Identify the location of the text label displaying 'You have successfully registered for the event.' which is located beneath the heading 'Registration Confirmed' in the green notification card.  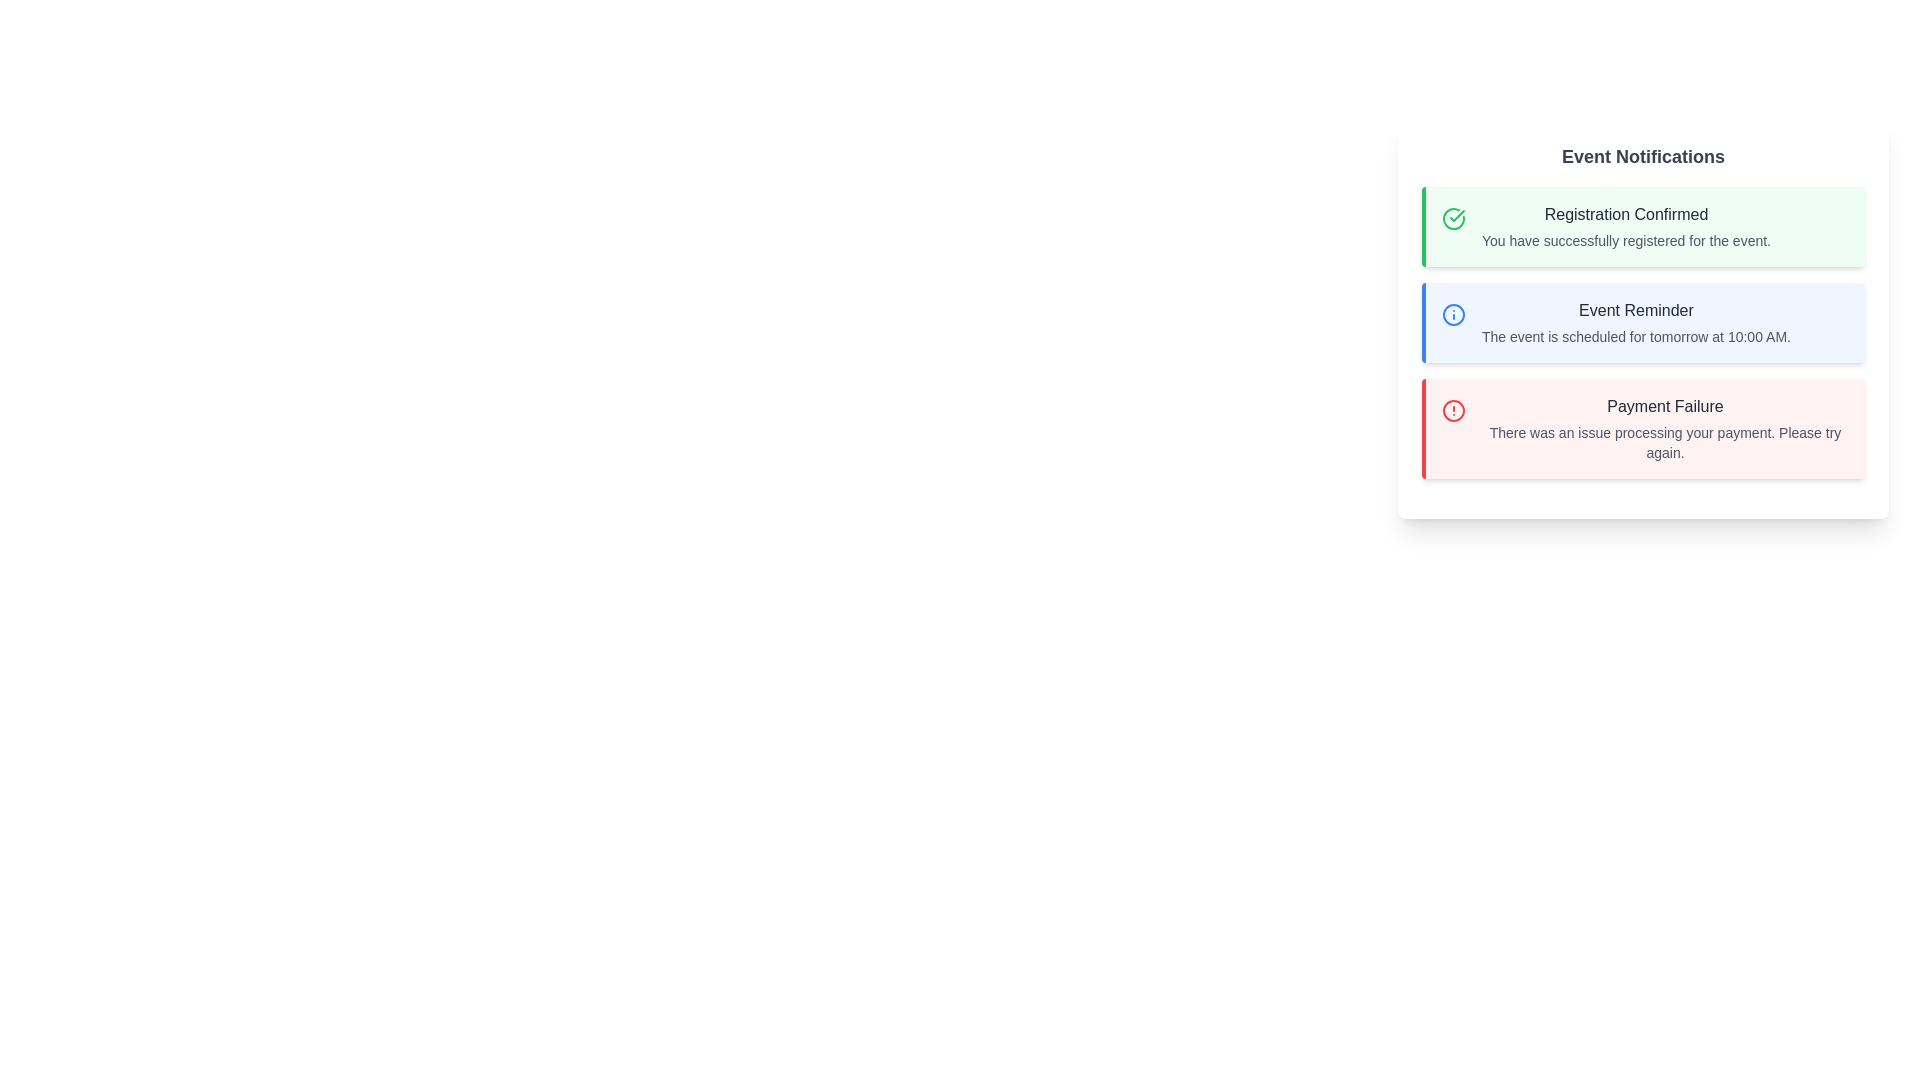
(1626, 239).